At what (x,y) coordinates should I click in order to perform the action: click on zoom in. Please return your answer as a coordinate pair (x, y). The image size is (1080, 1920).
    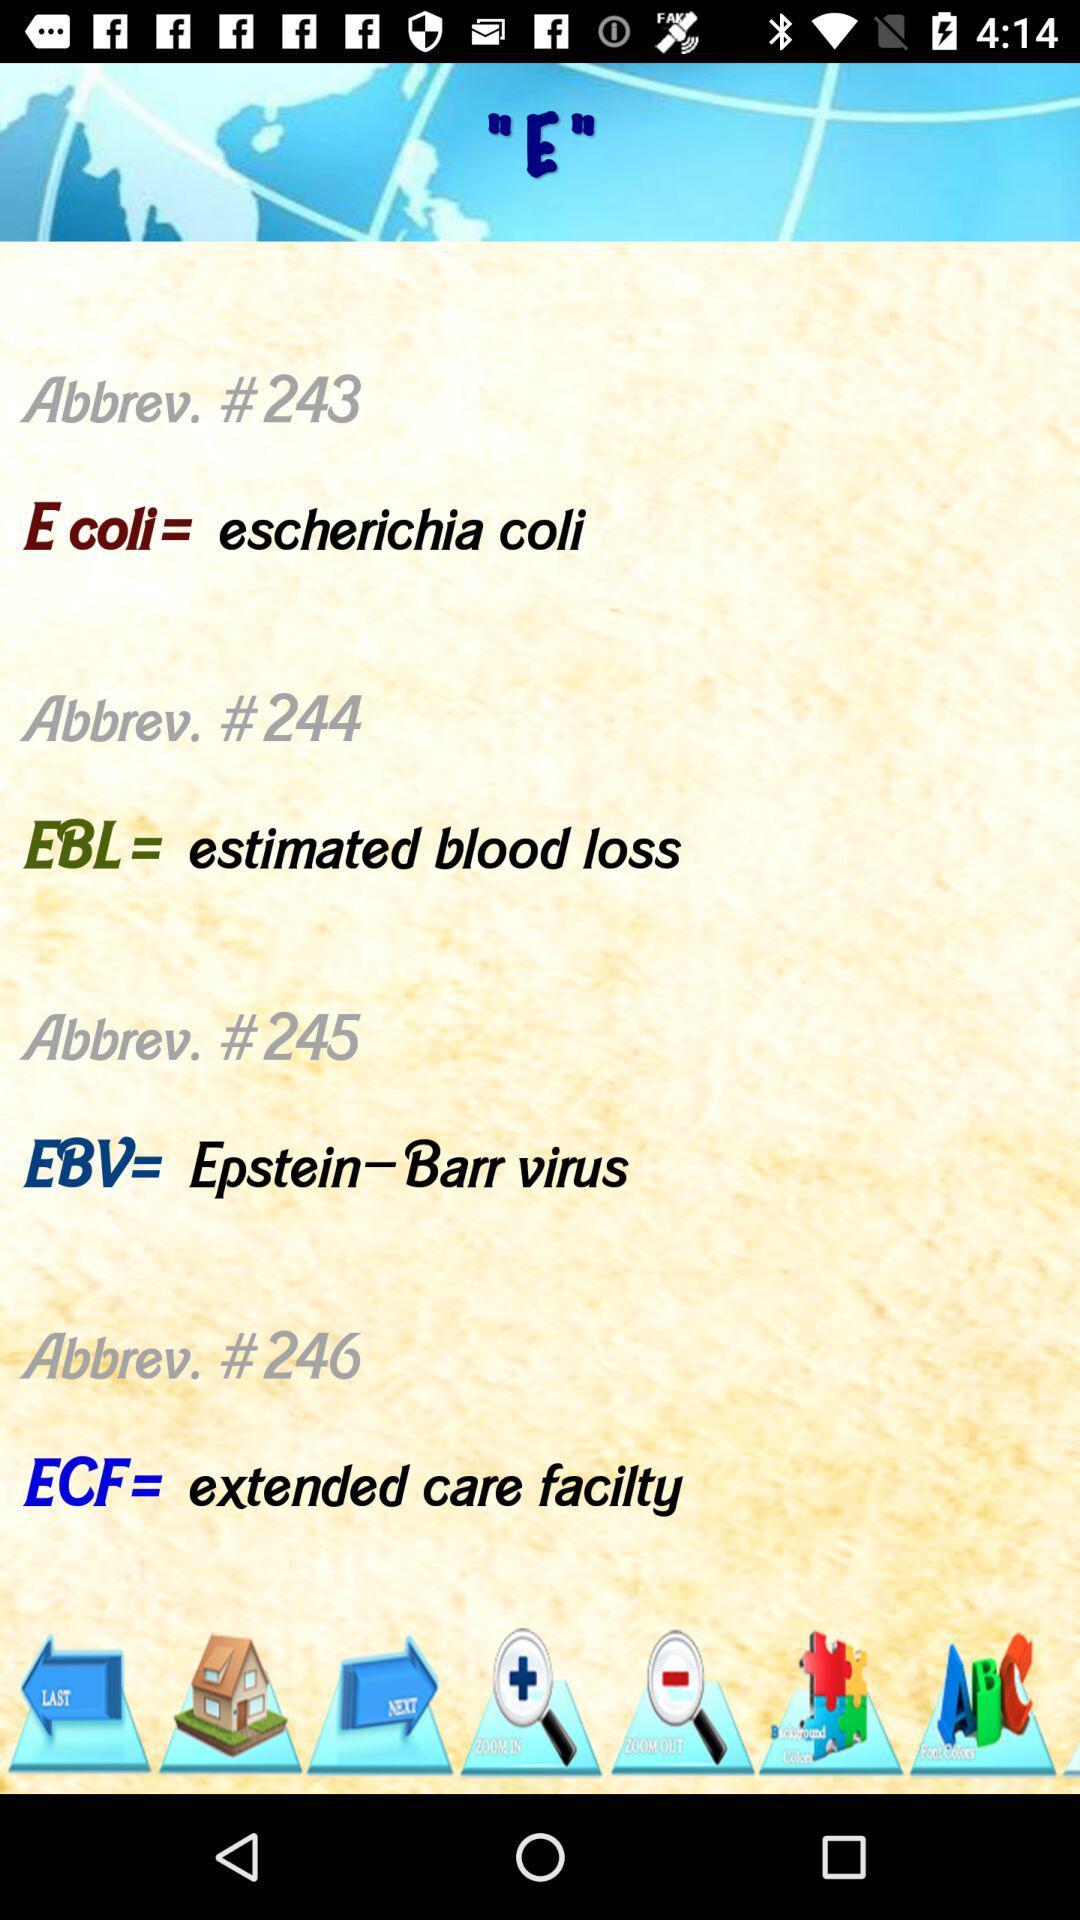
    Looking at the image, I should click on (529, 1702).